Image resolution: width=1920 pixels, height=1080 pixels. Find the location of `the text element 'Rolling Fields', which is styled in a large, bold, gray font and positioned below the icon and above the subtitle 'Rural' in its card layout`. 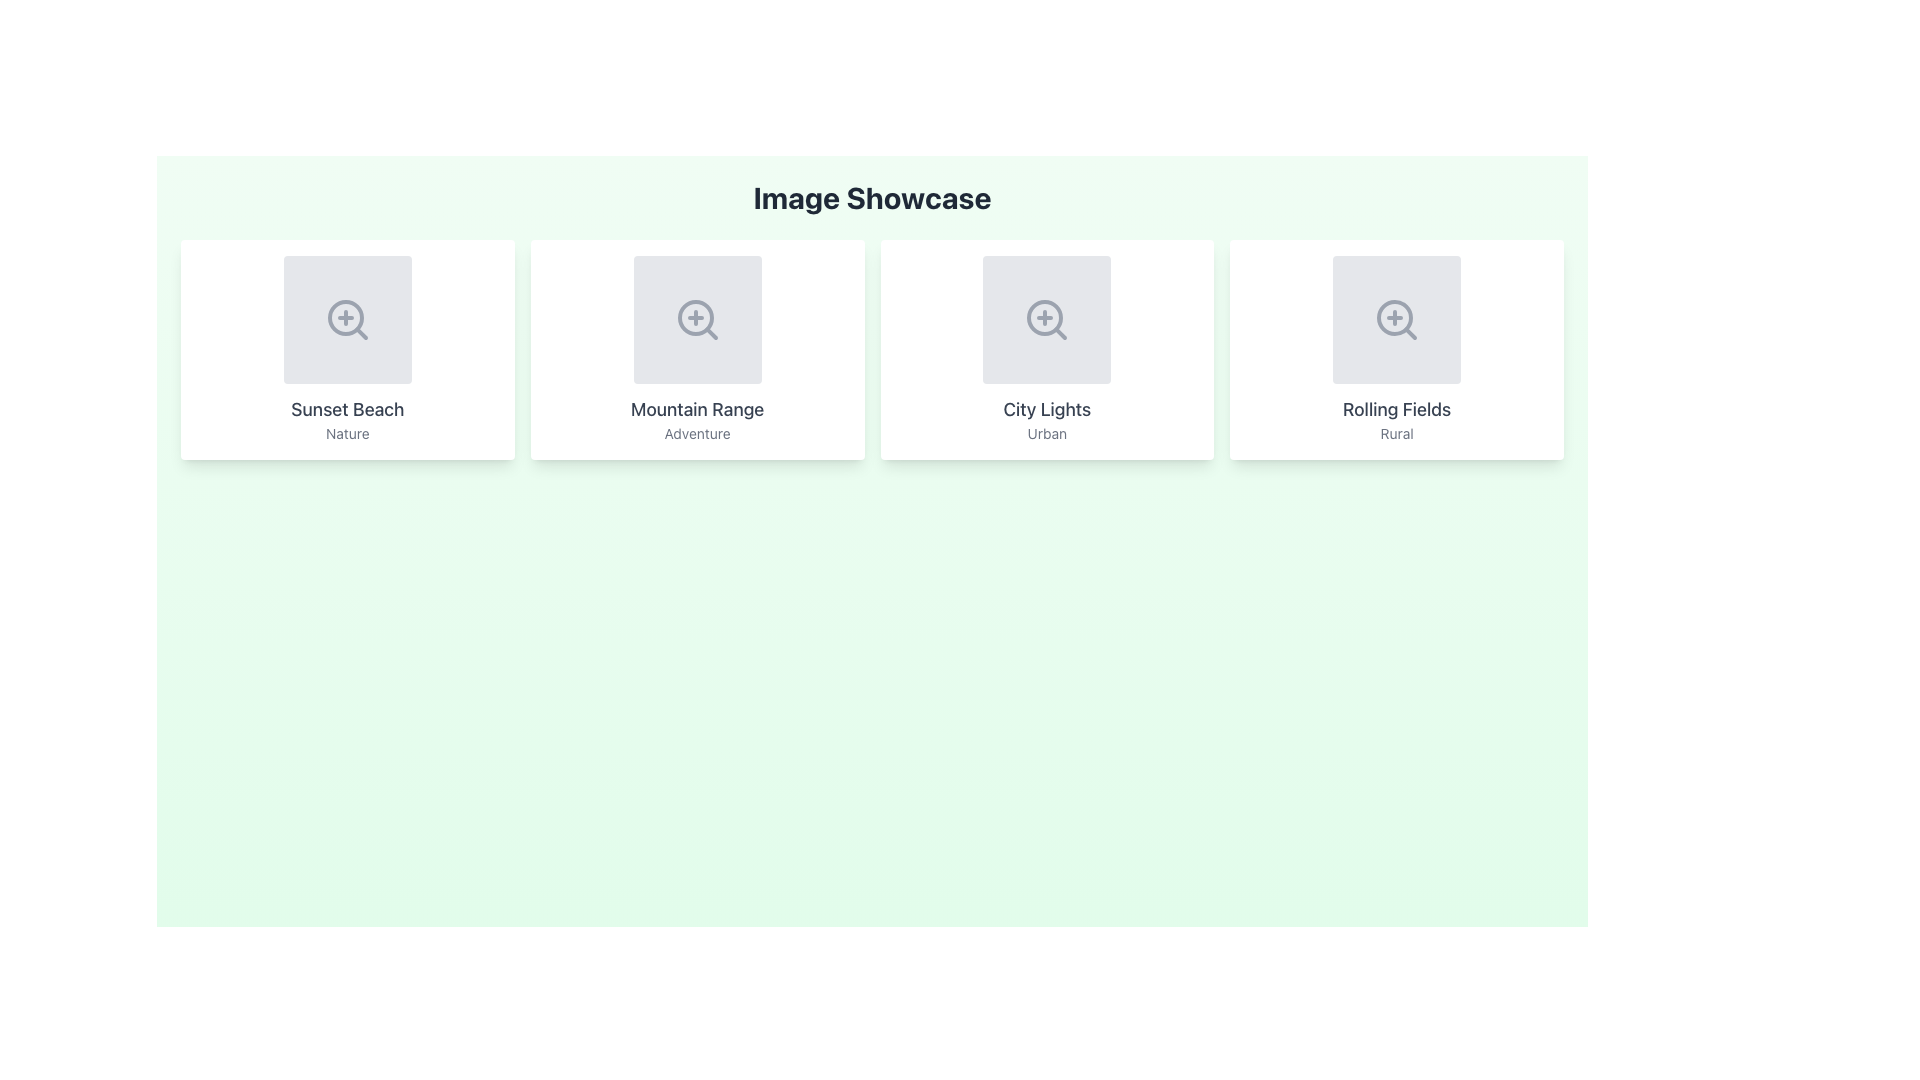

the text element 'Rolling Fields', which is styled in a large, bold, gray font and positioned below the icon and above the subtitle 'Rural' in its card layout is located at coordinates (1396, 408).